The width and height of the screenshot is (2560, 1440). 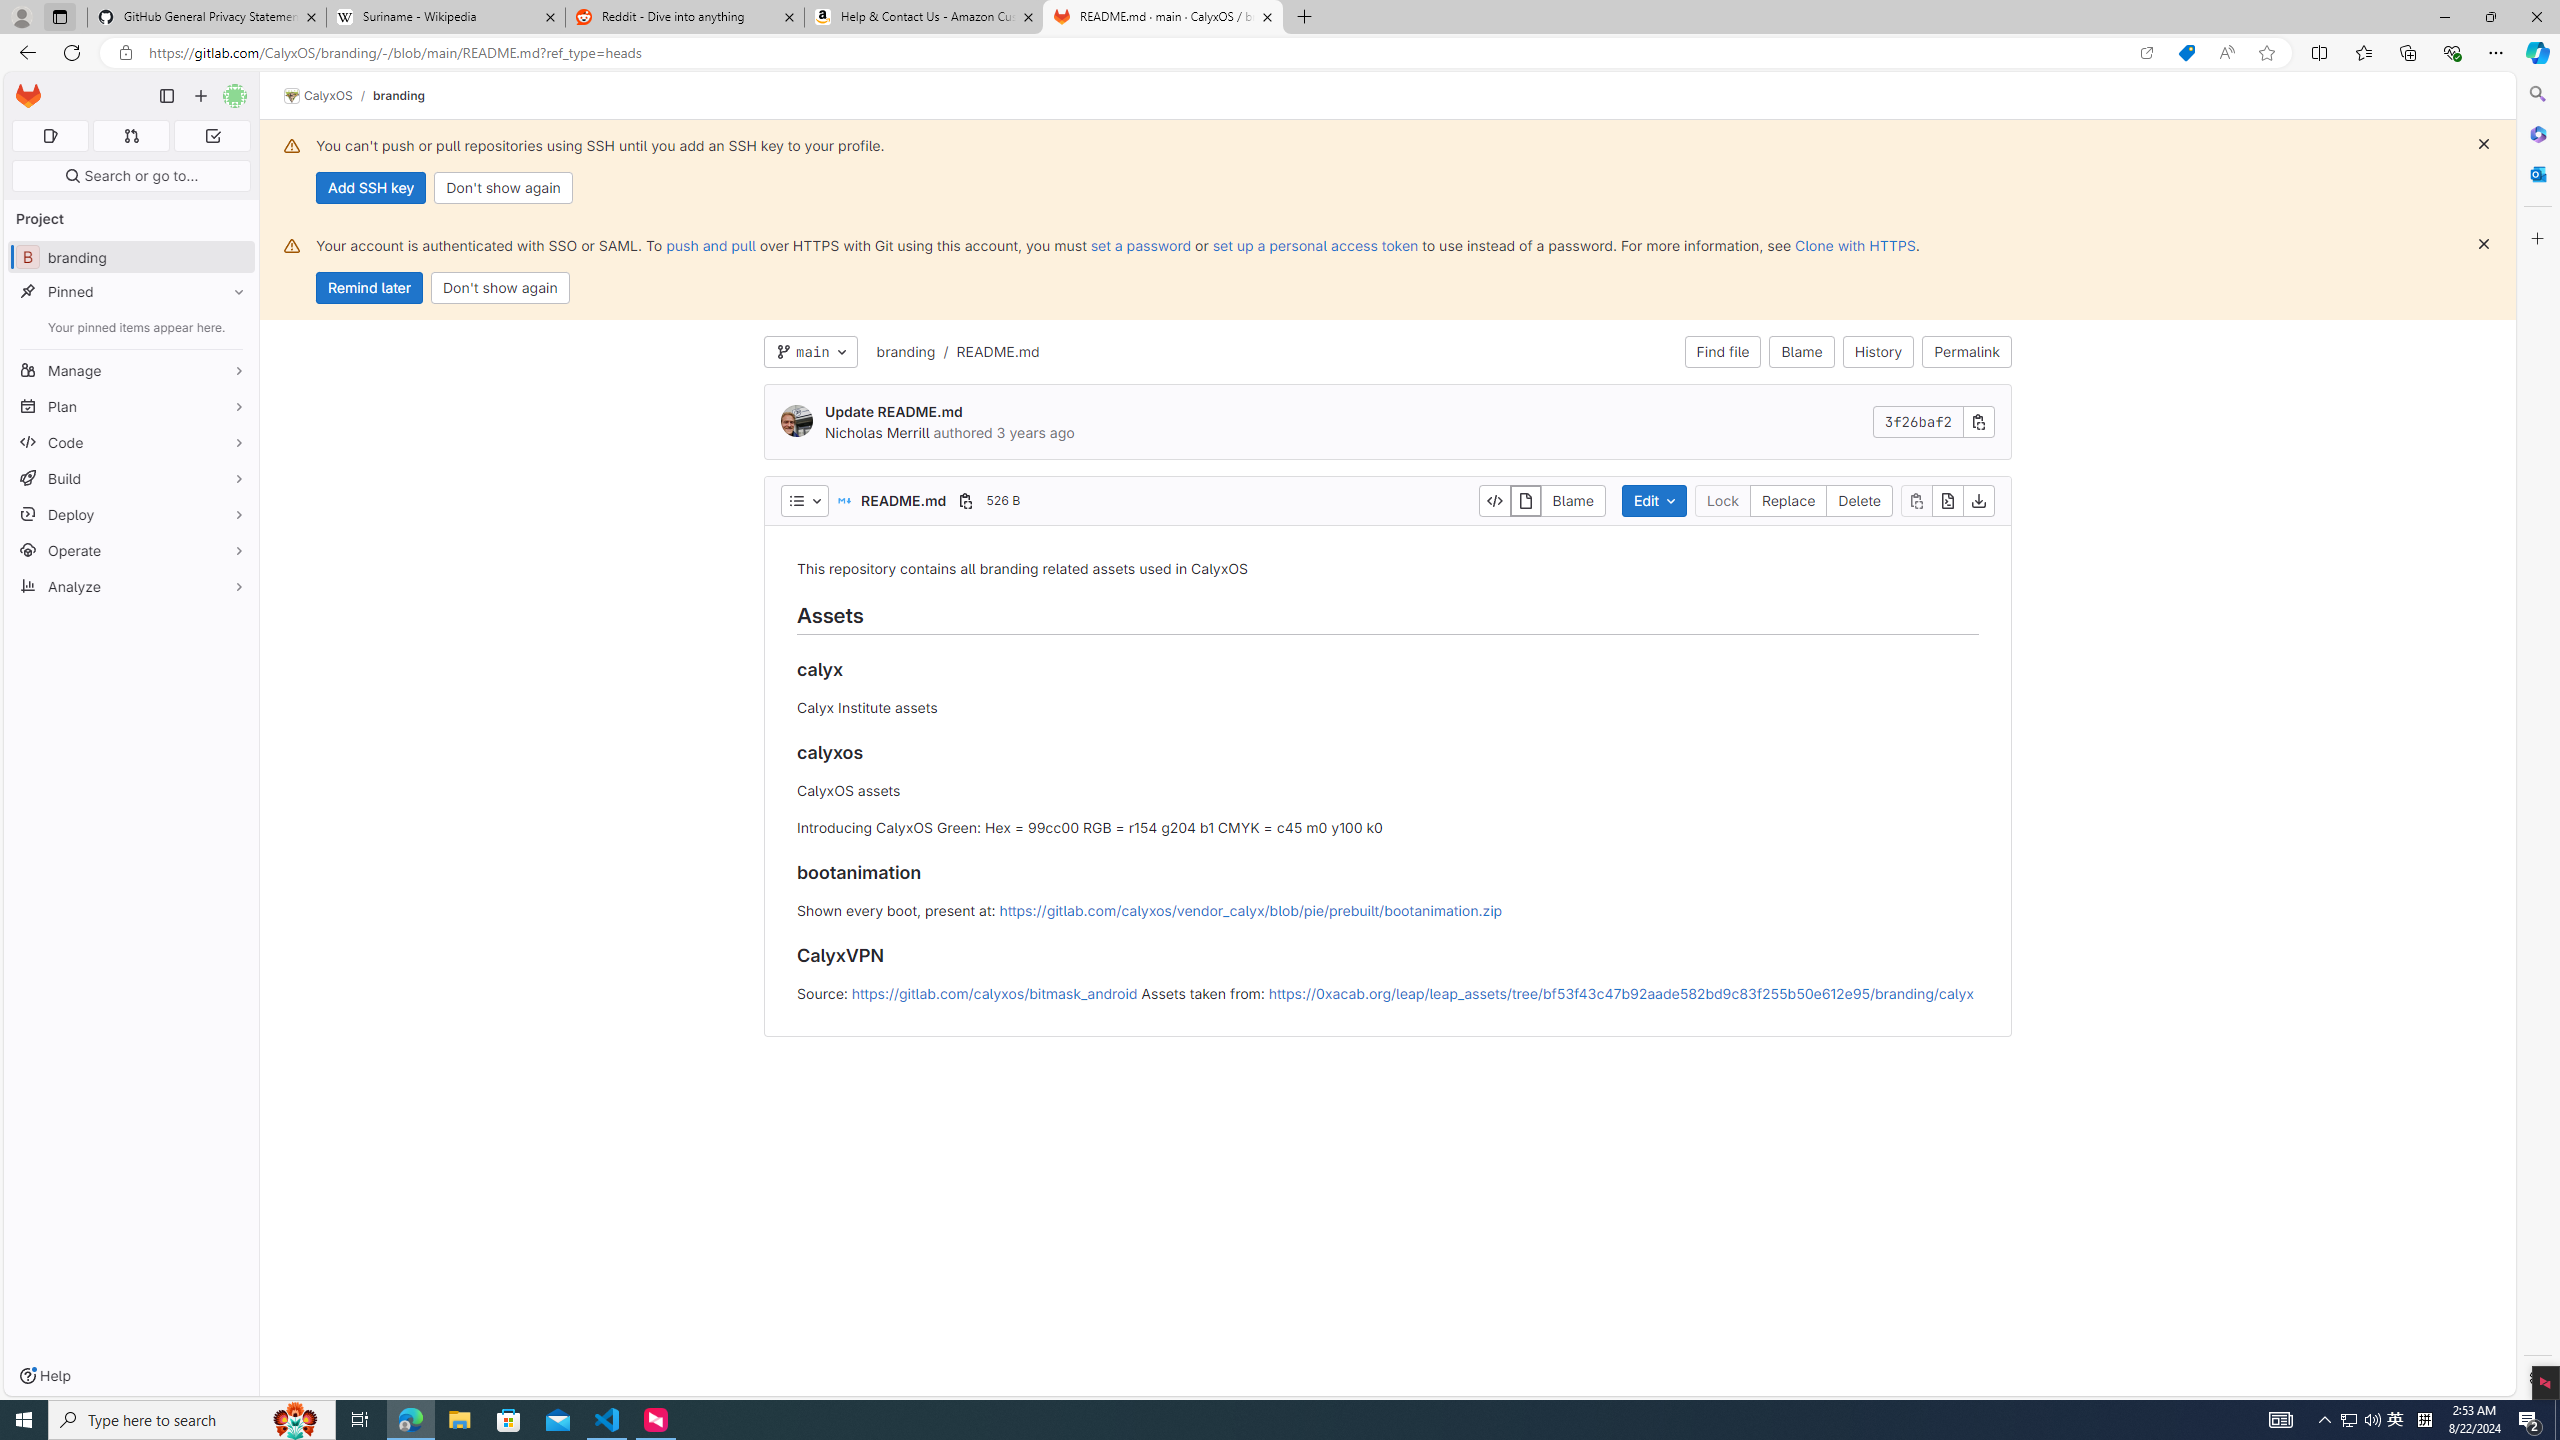 I want to click on 'Blame', so click(x=1801, y=352).